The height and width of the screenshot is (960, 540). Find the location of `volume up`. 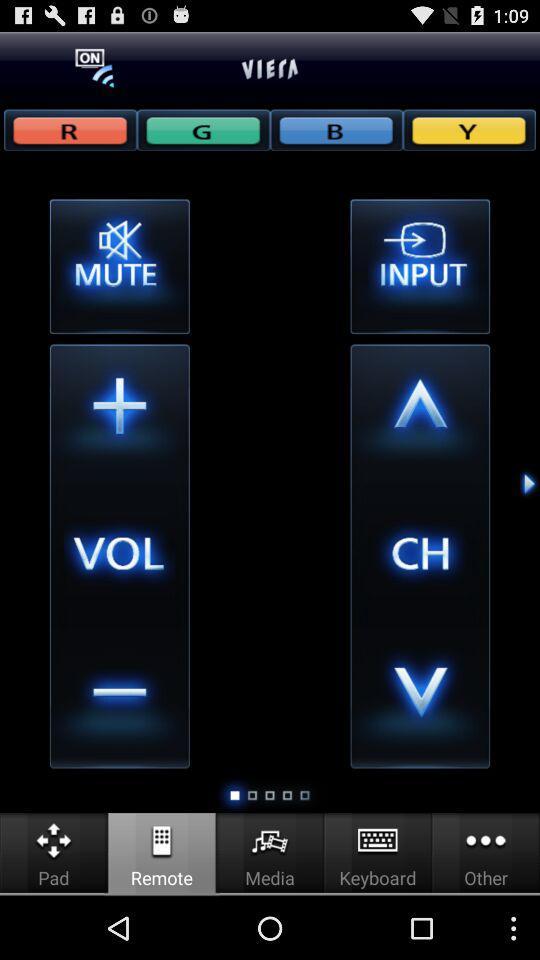

volume up is located at coordinates (119, 413).